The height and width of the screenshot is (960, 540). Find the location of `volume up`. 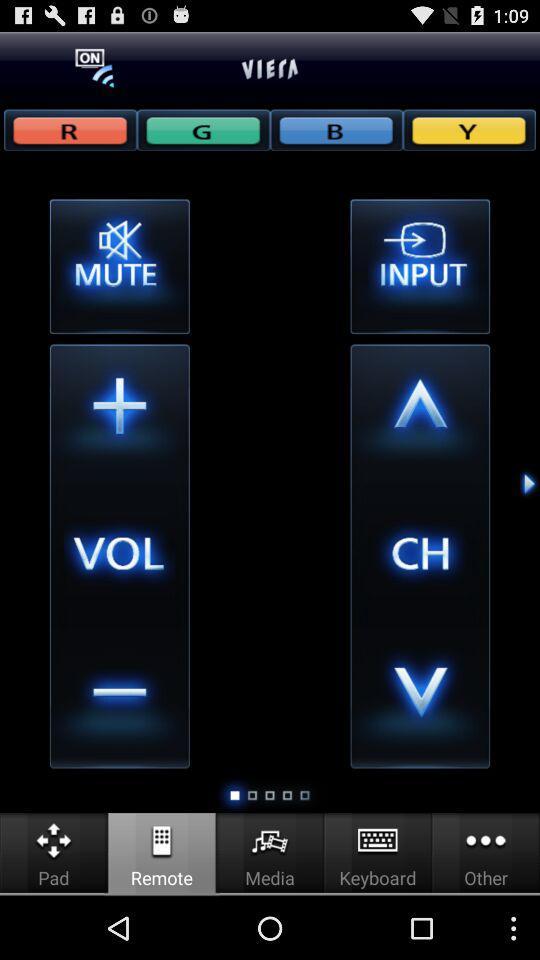

volume up is located at coordinates (119, 413).